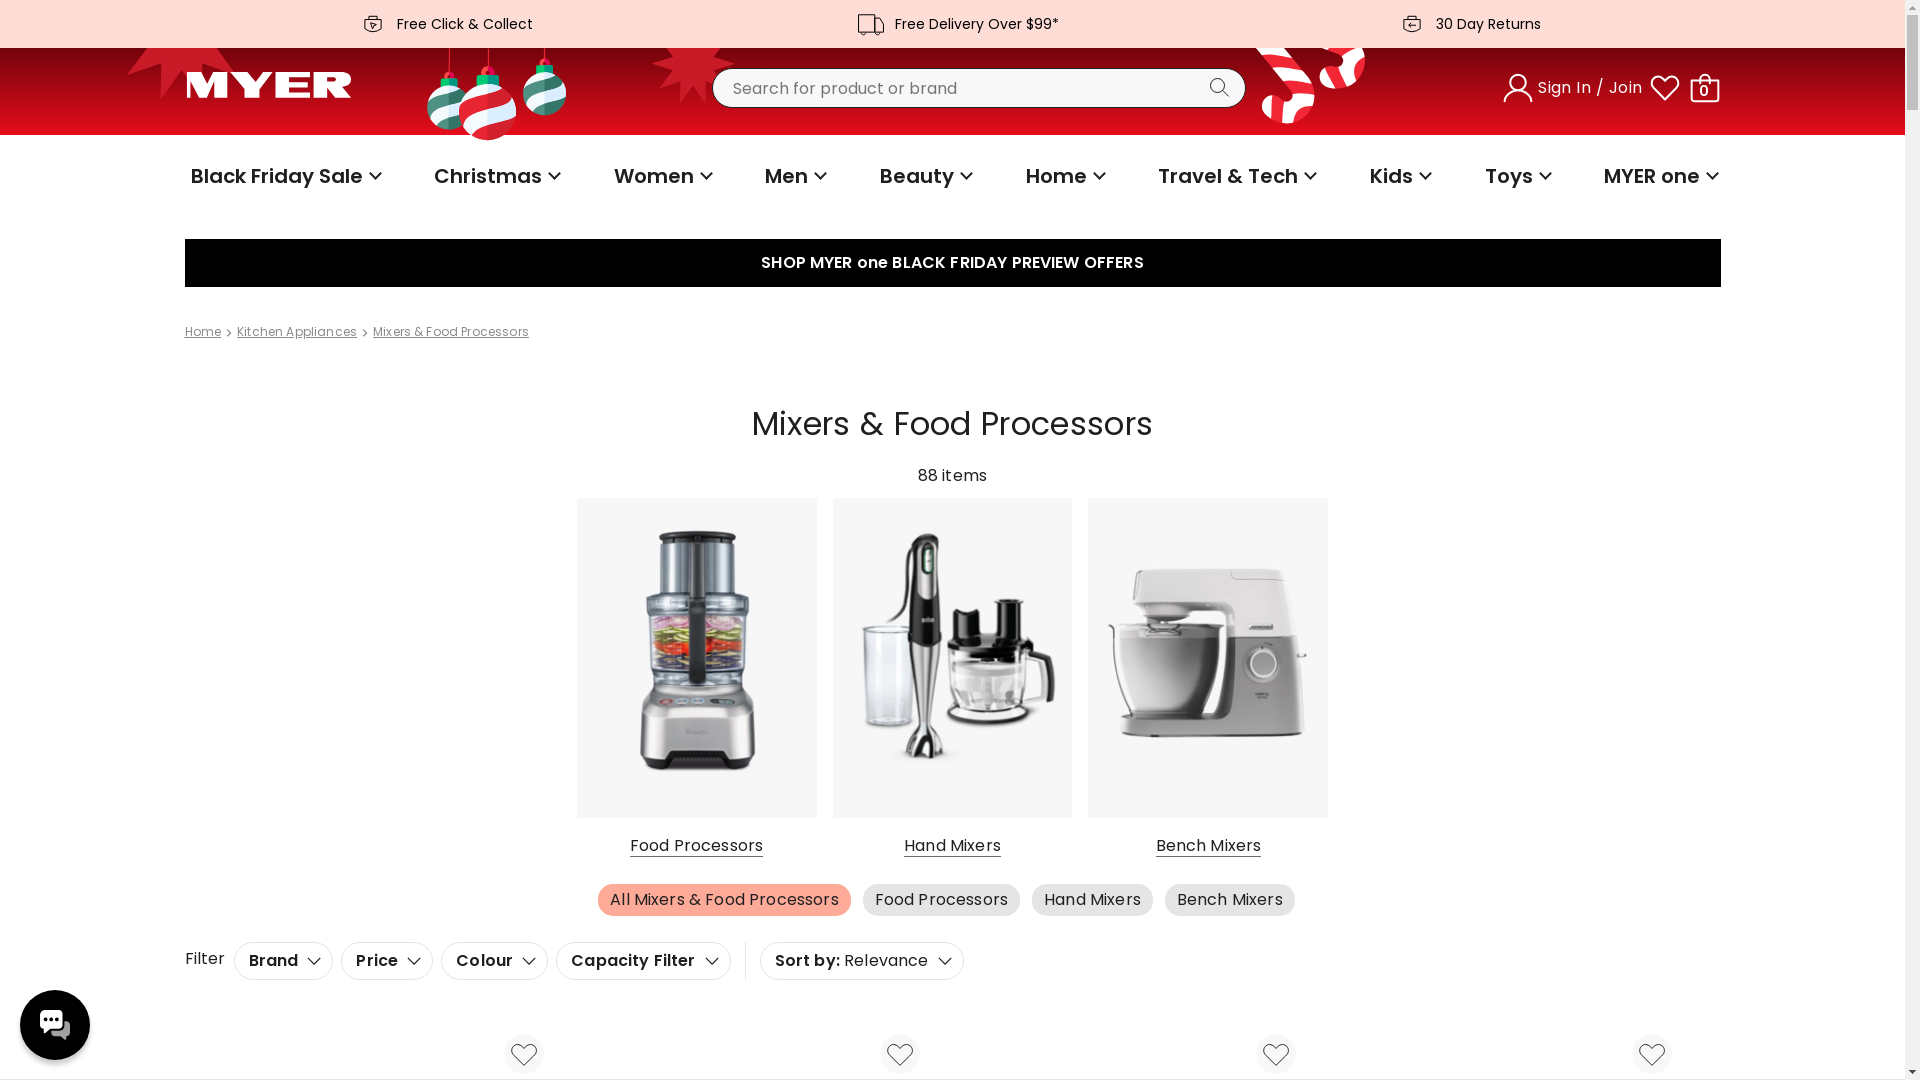 Image resolution: width=1920 pixels, height=1080 pixels. I want to click on 'Sign In / Join', so click(1499, 87).